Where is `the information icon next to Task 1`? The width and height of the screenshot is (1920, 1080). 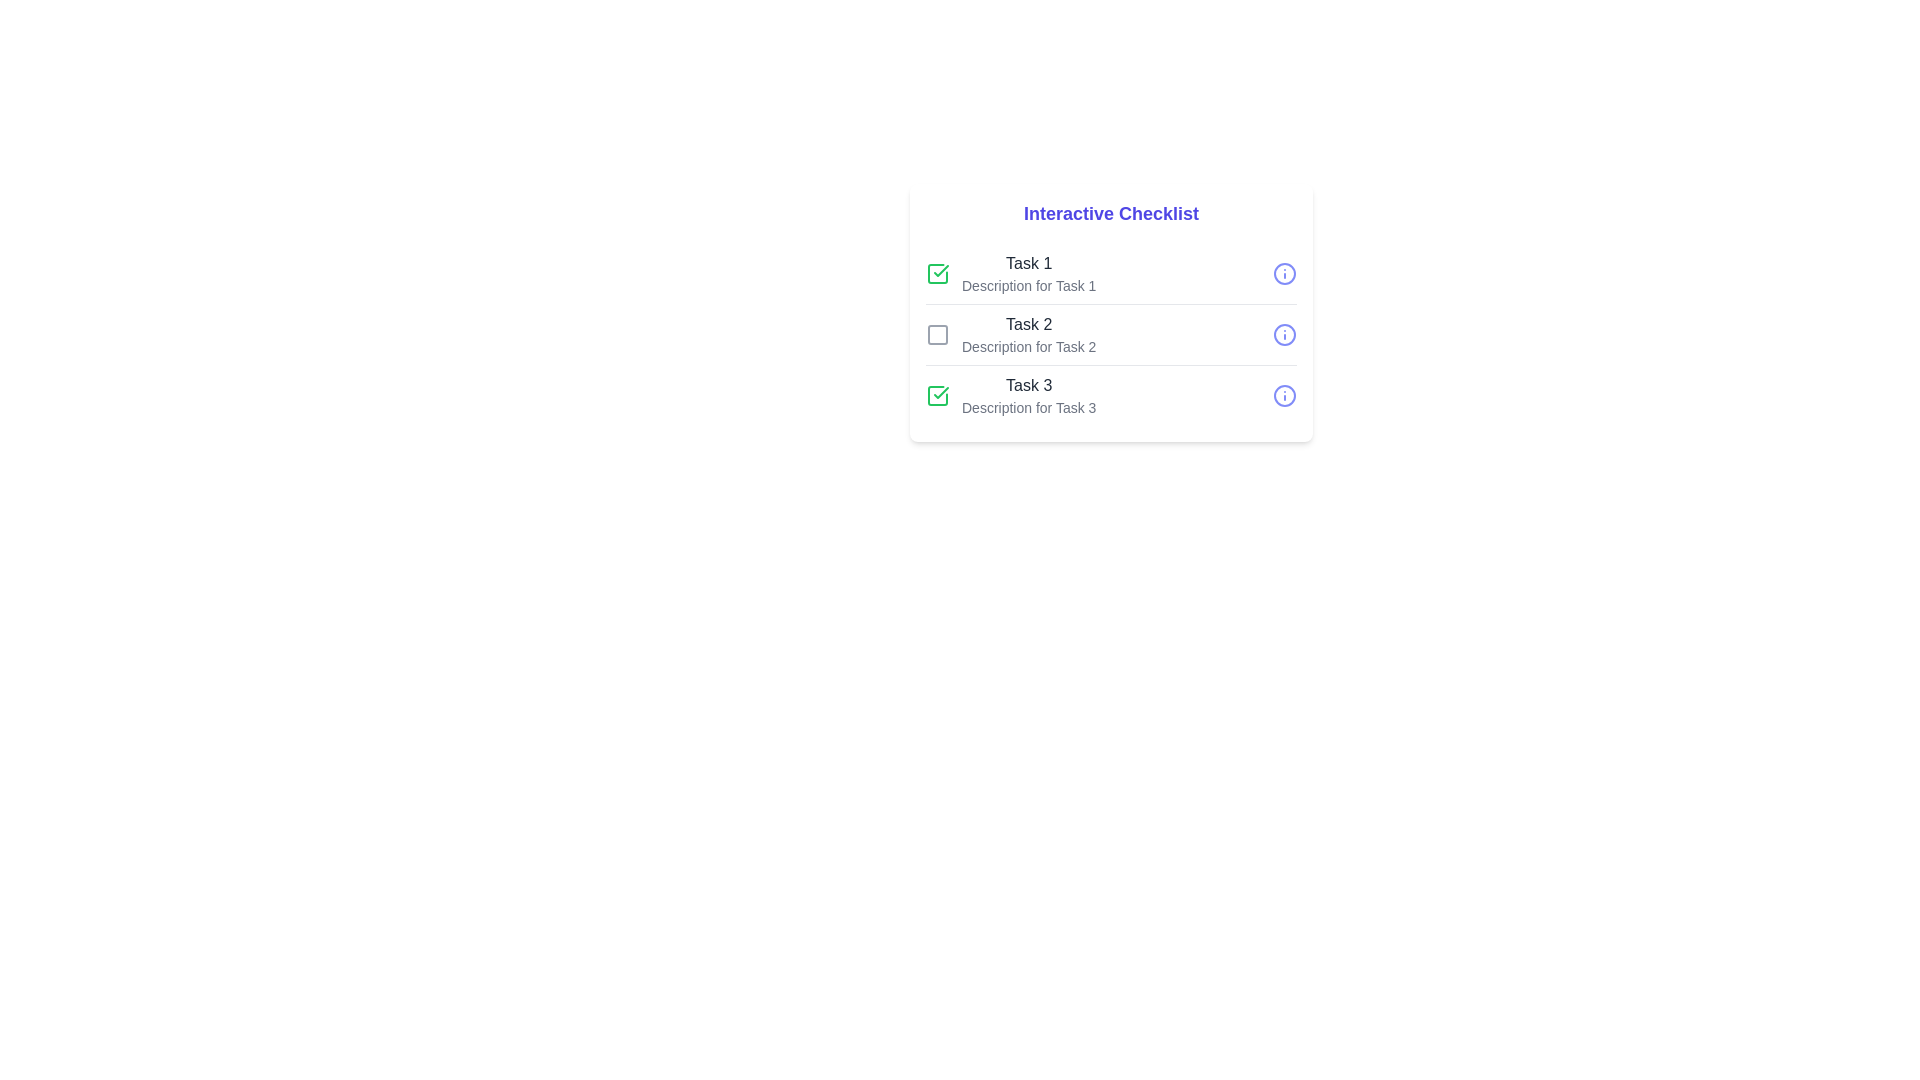
the information icon next to Task 1 is located at coordinates (1285, 273).